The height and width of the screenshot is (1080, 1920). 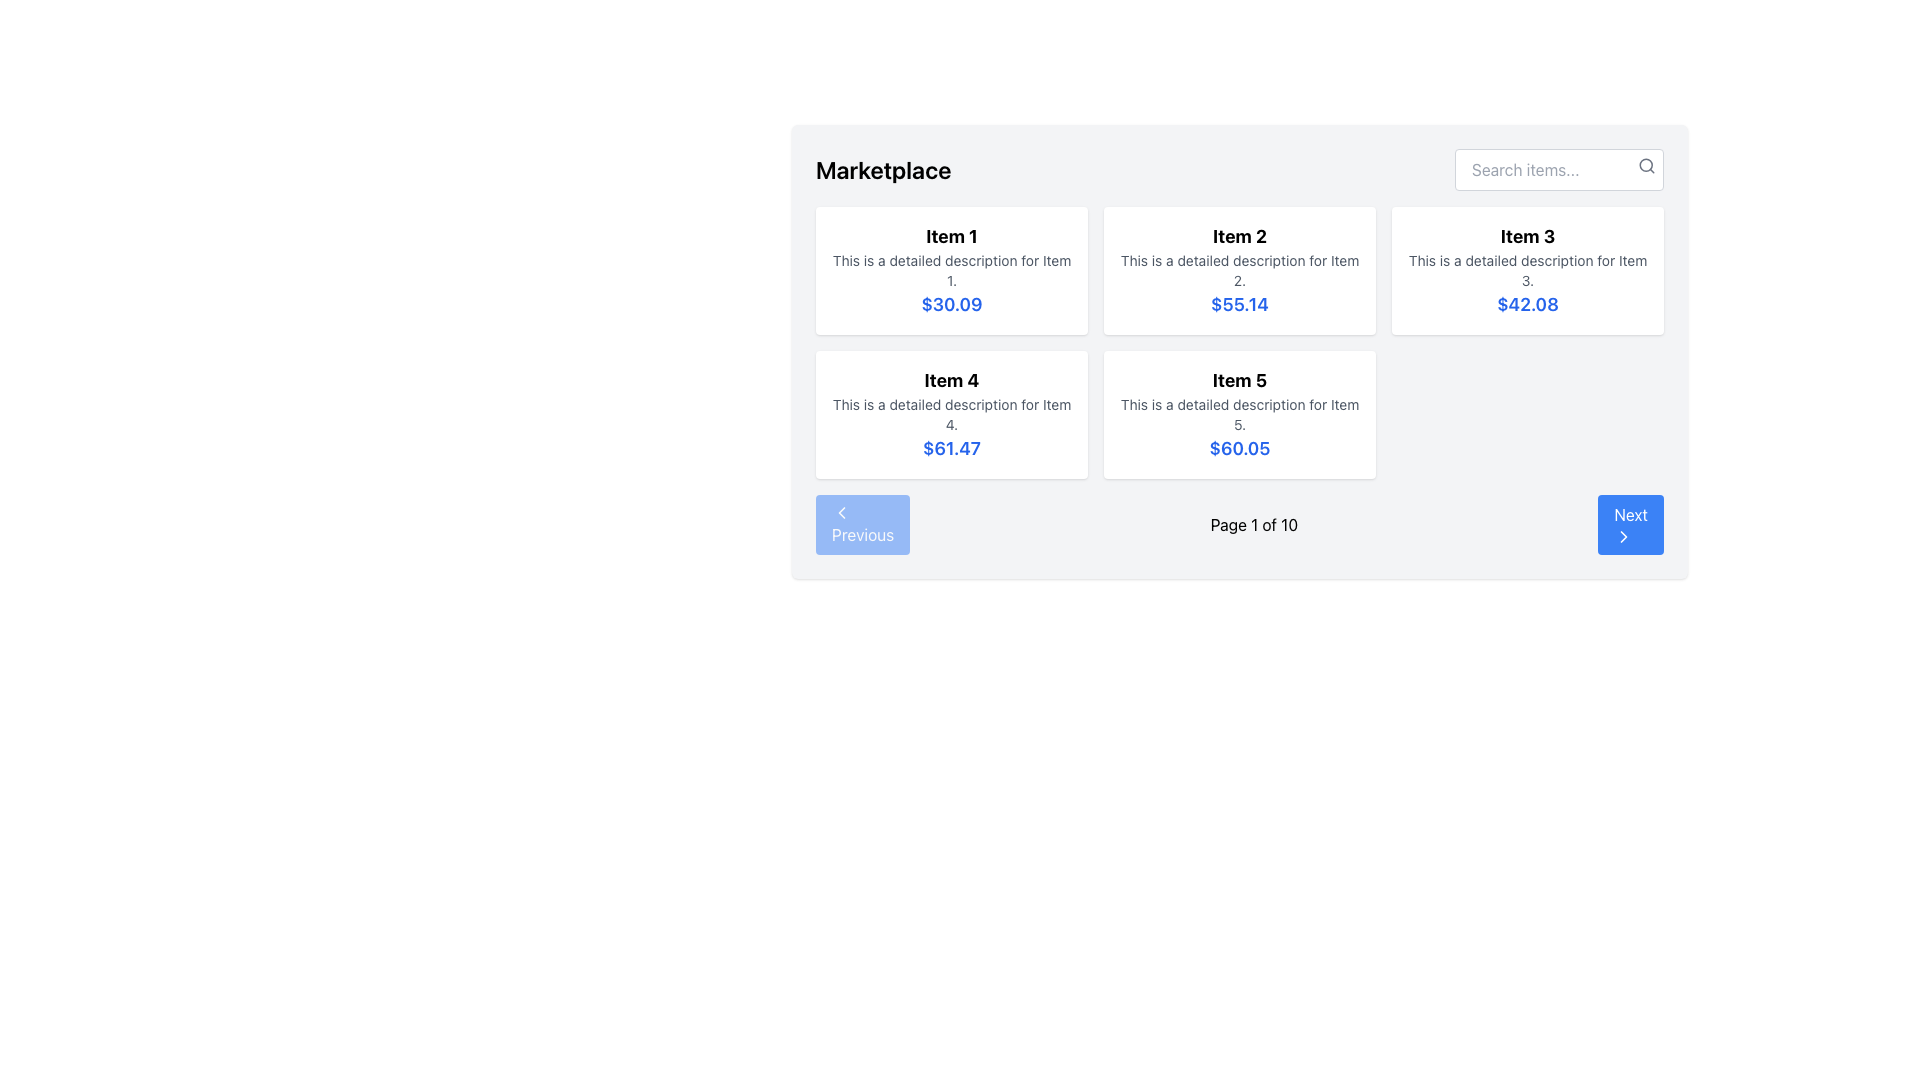 I want to click on the small circular search icon styled as a magnifying glass located in the top-right corner of the search bar, so click(x=1646, y=164).